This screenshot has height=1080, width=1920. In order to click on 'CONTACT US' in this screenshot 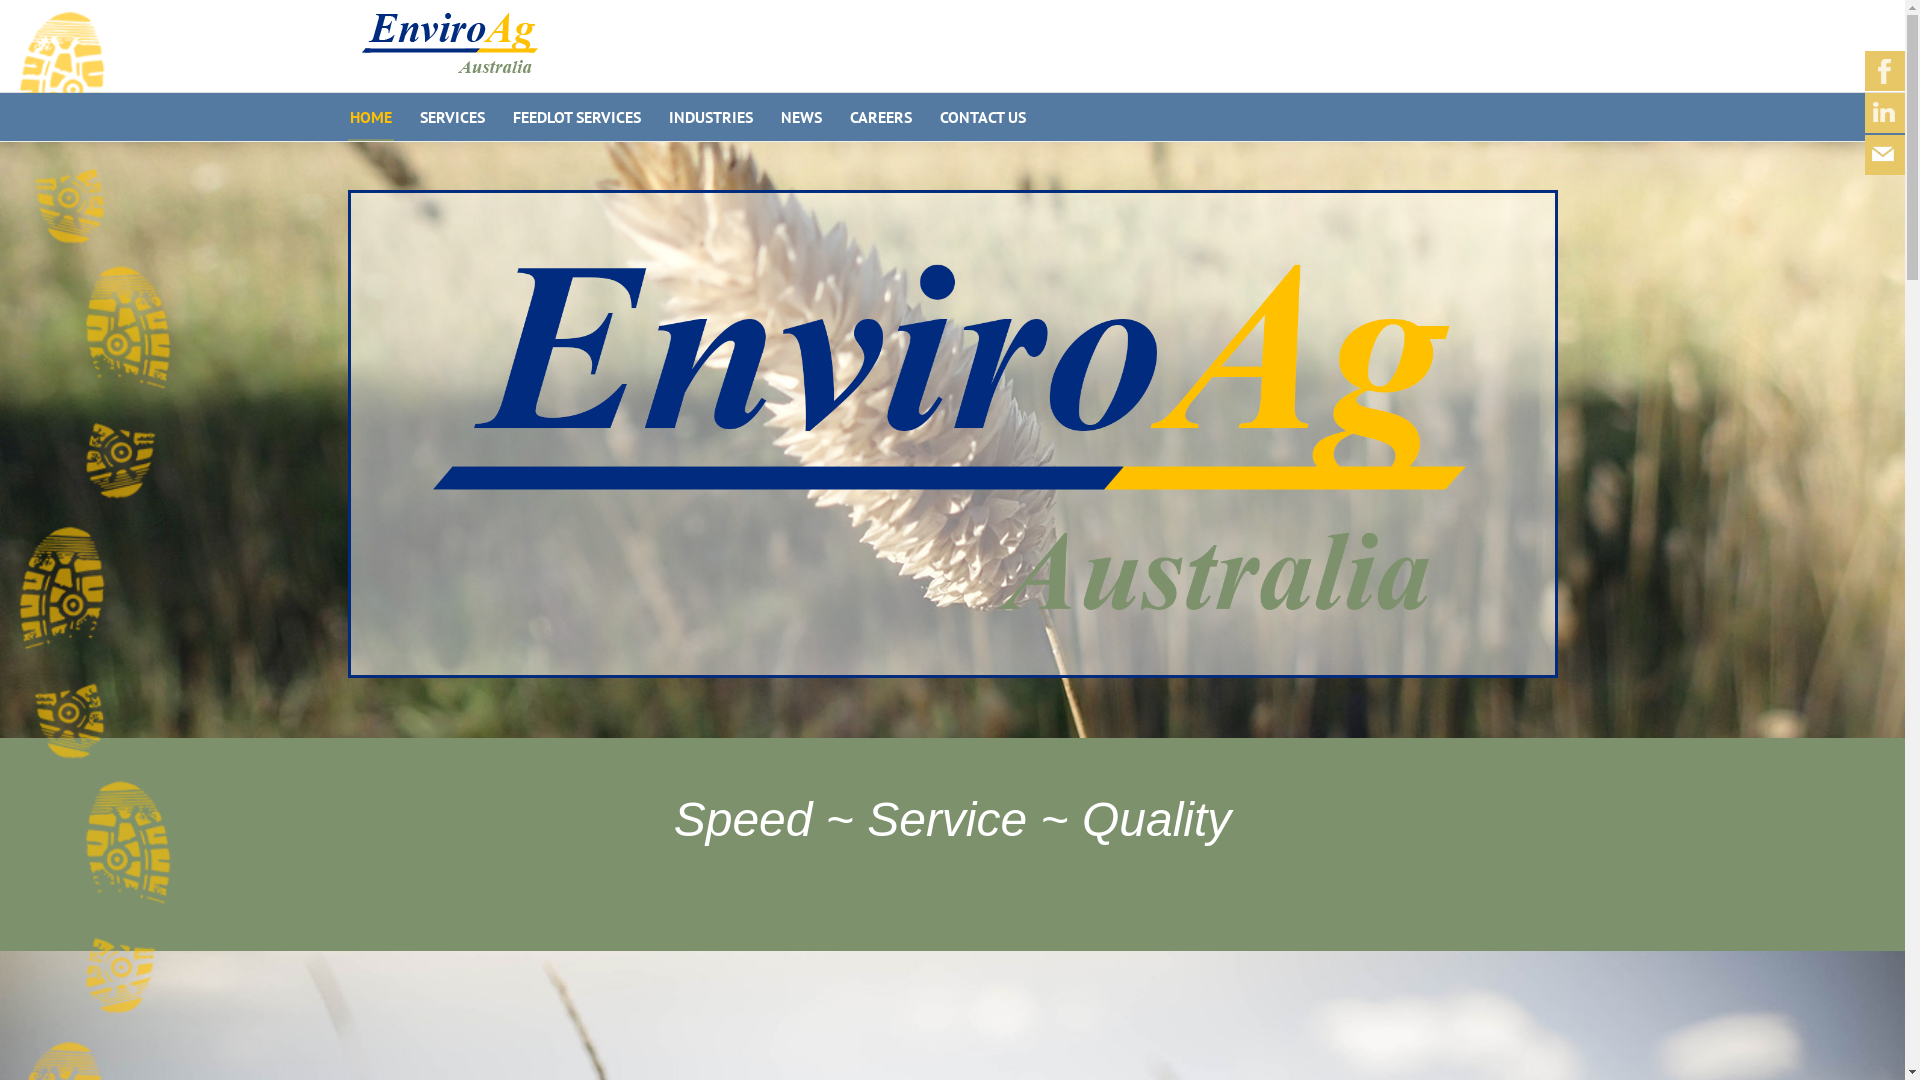, I will do `click(936, 116)`.